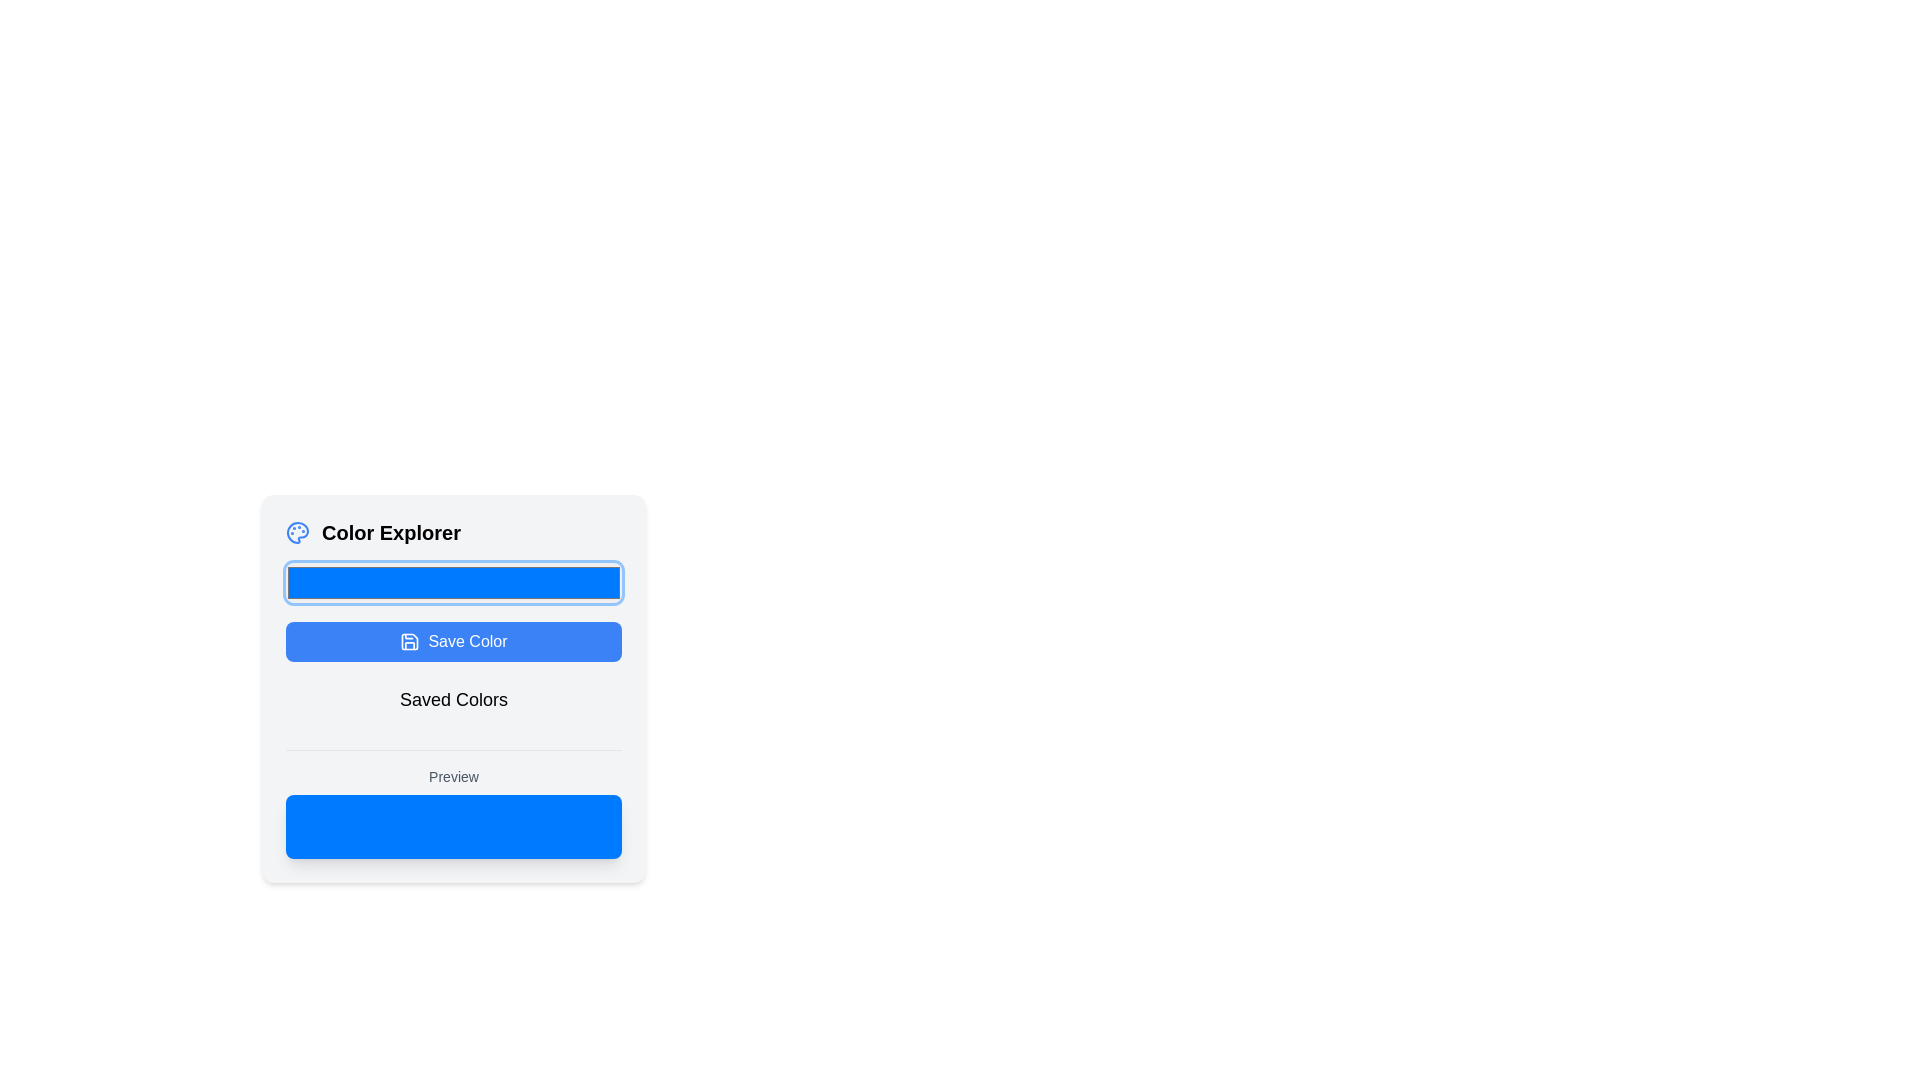 The height and width of the screenshot is (1080, 1920). What do you see at coordinates (409, 641) in the screenshot?
I see `the 'Save Color' icon, which visually represents the saving functionality and is located towards the leftmost region of the 'Save Color' button` at bounding box center [409, 641].